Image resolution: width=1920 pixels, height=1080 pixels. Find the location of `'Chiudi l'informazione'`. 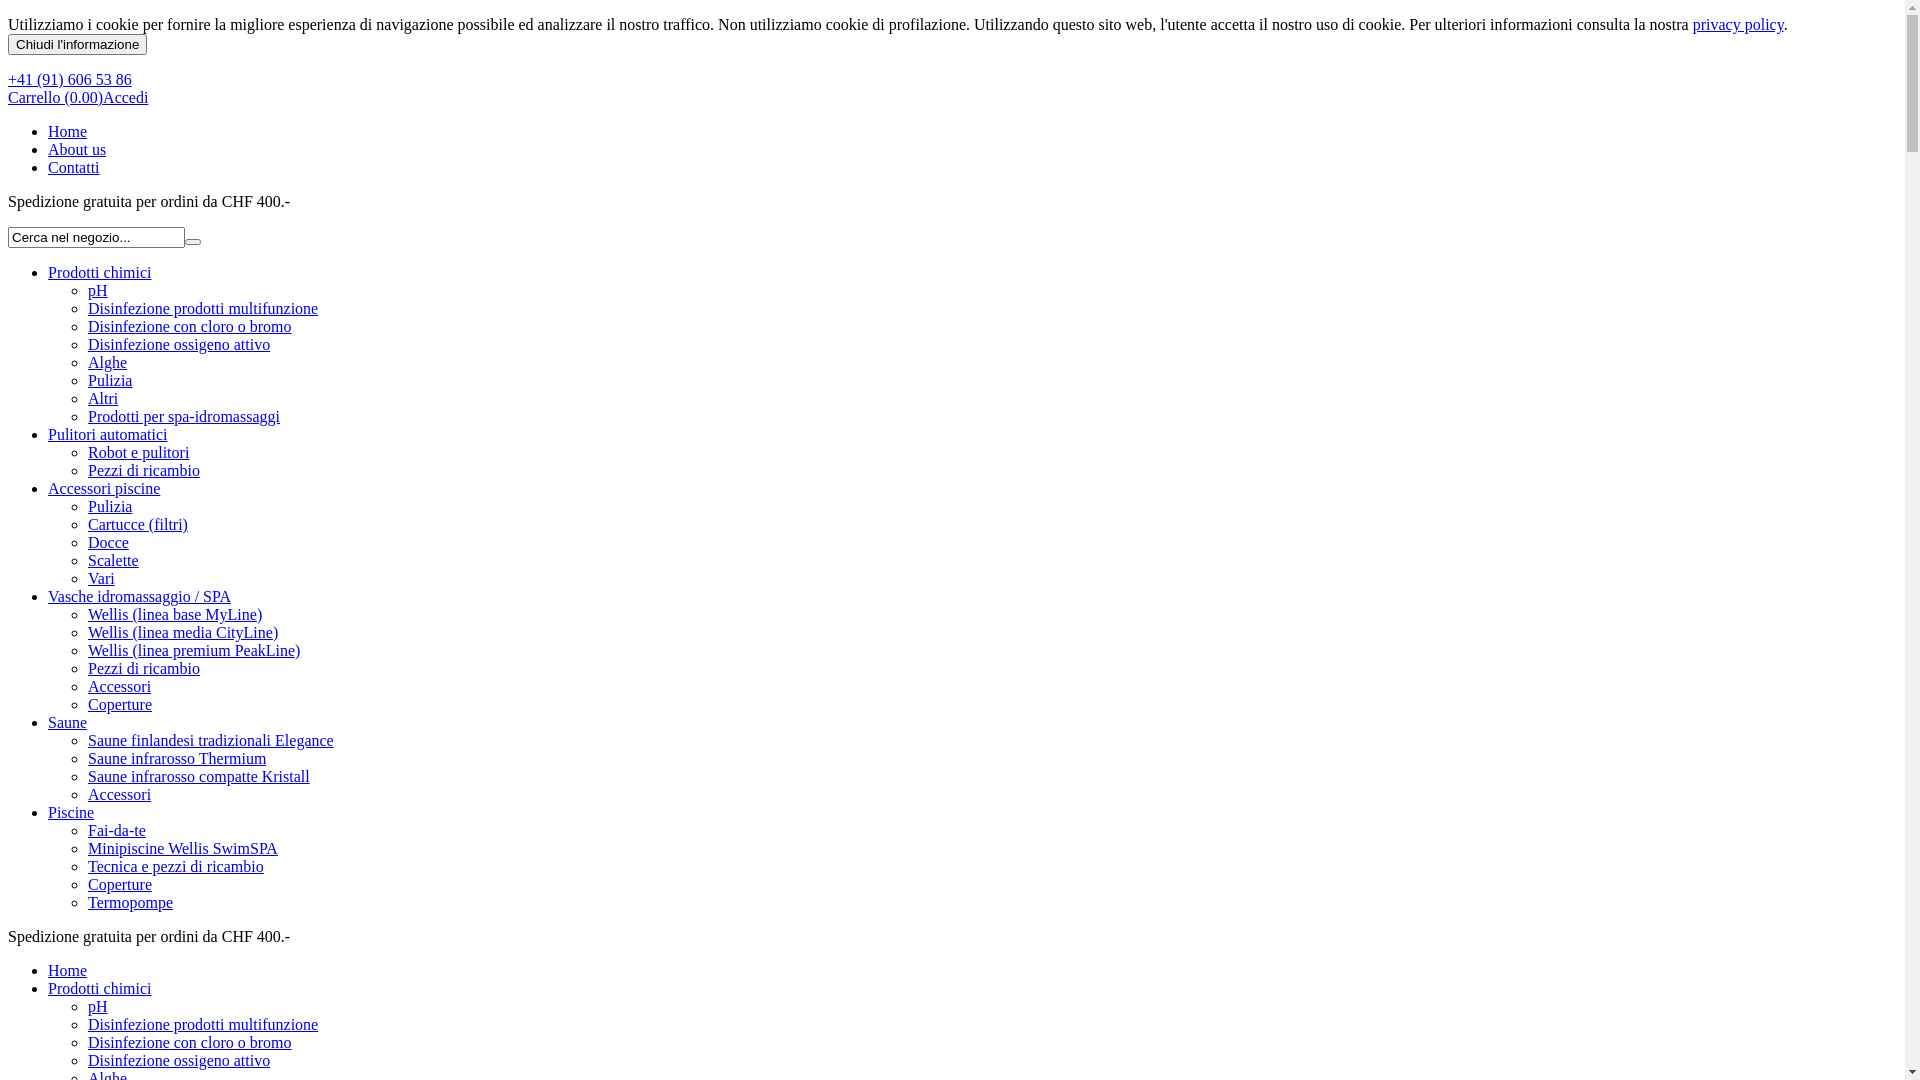

'Chiudi l'informazione' is located at coordinates (77, 43).